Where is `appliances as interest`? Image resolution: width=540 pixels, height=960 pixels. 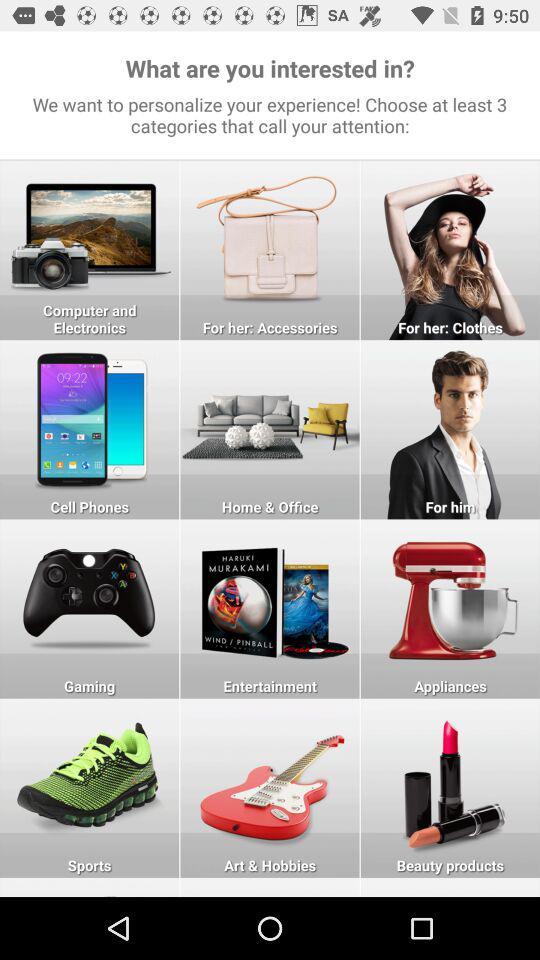 appliances as interest is located at coordinates (450, 608).